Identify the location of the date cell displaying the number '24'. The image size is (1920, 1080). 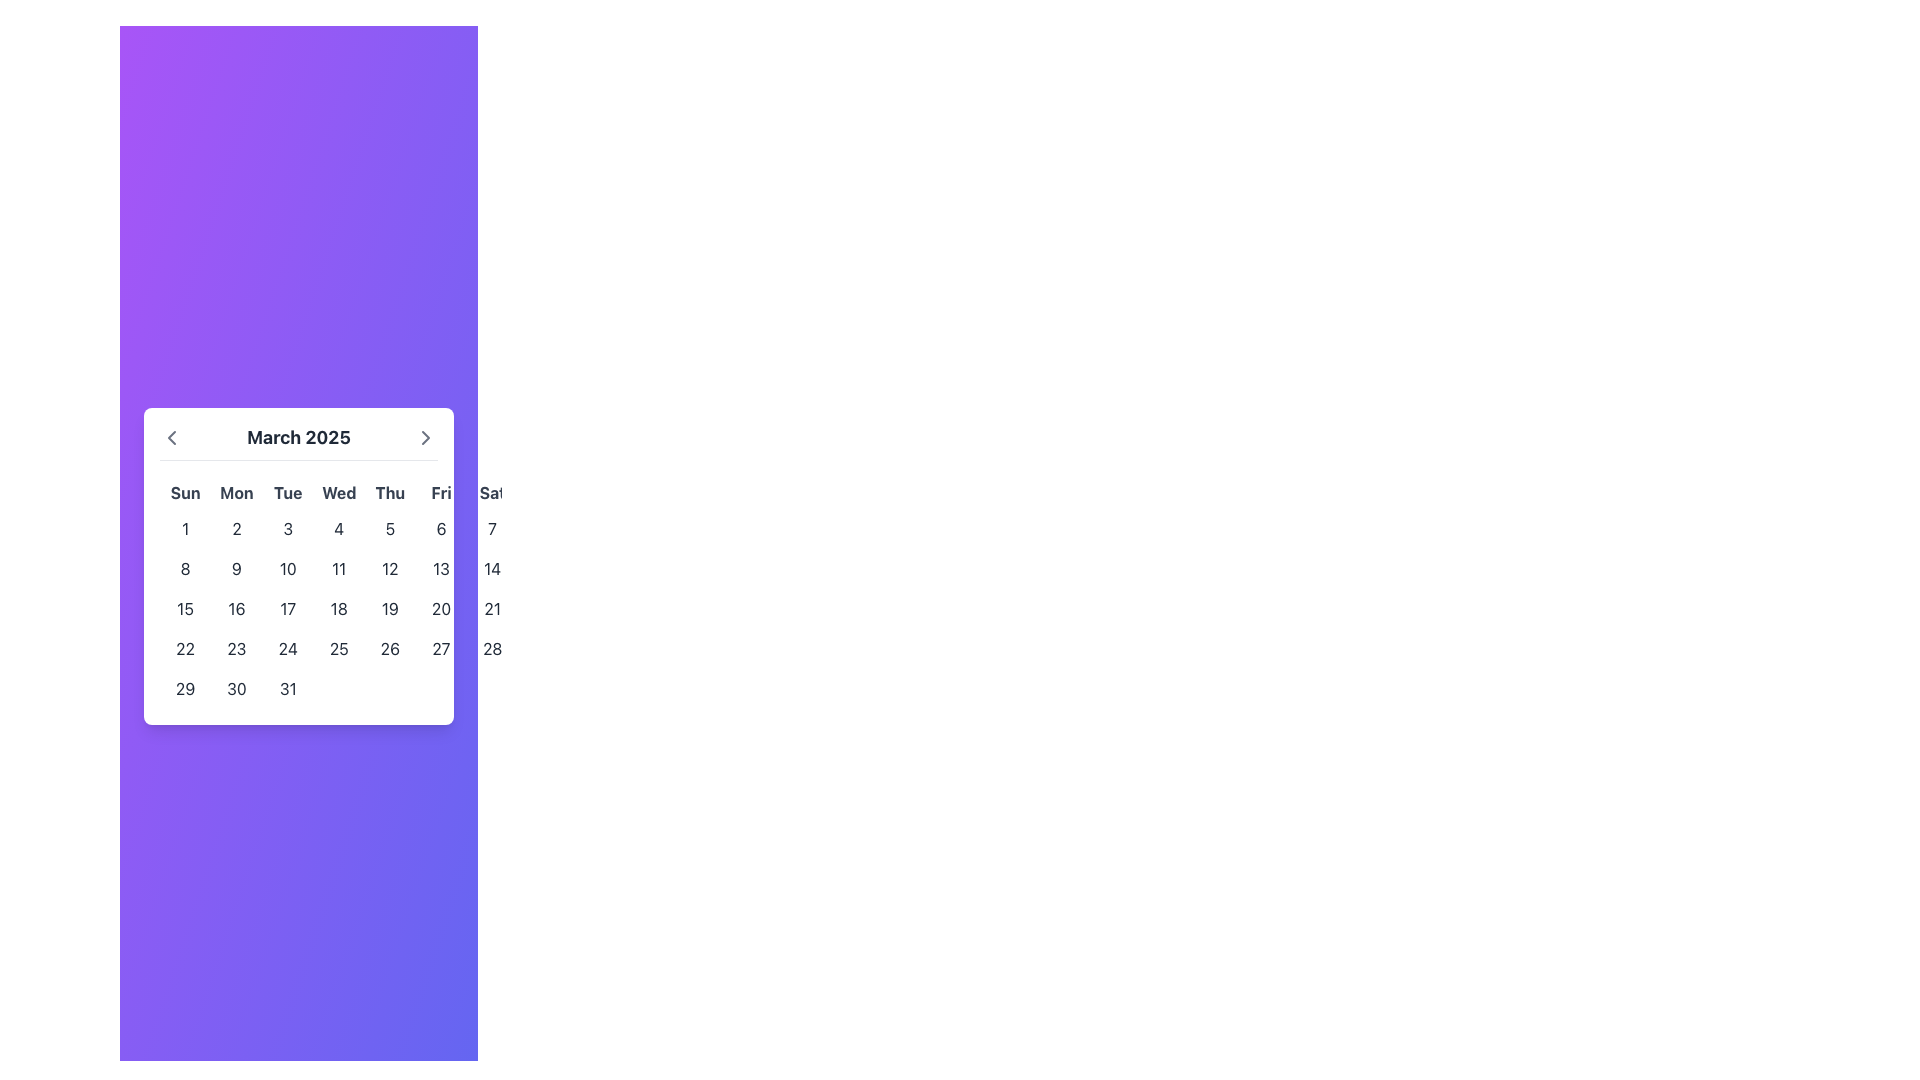
(287, 648).